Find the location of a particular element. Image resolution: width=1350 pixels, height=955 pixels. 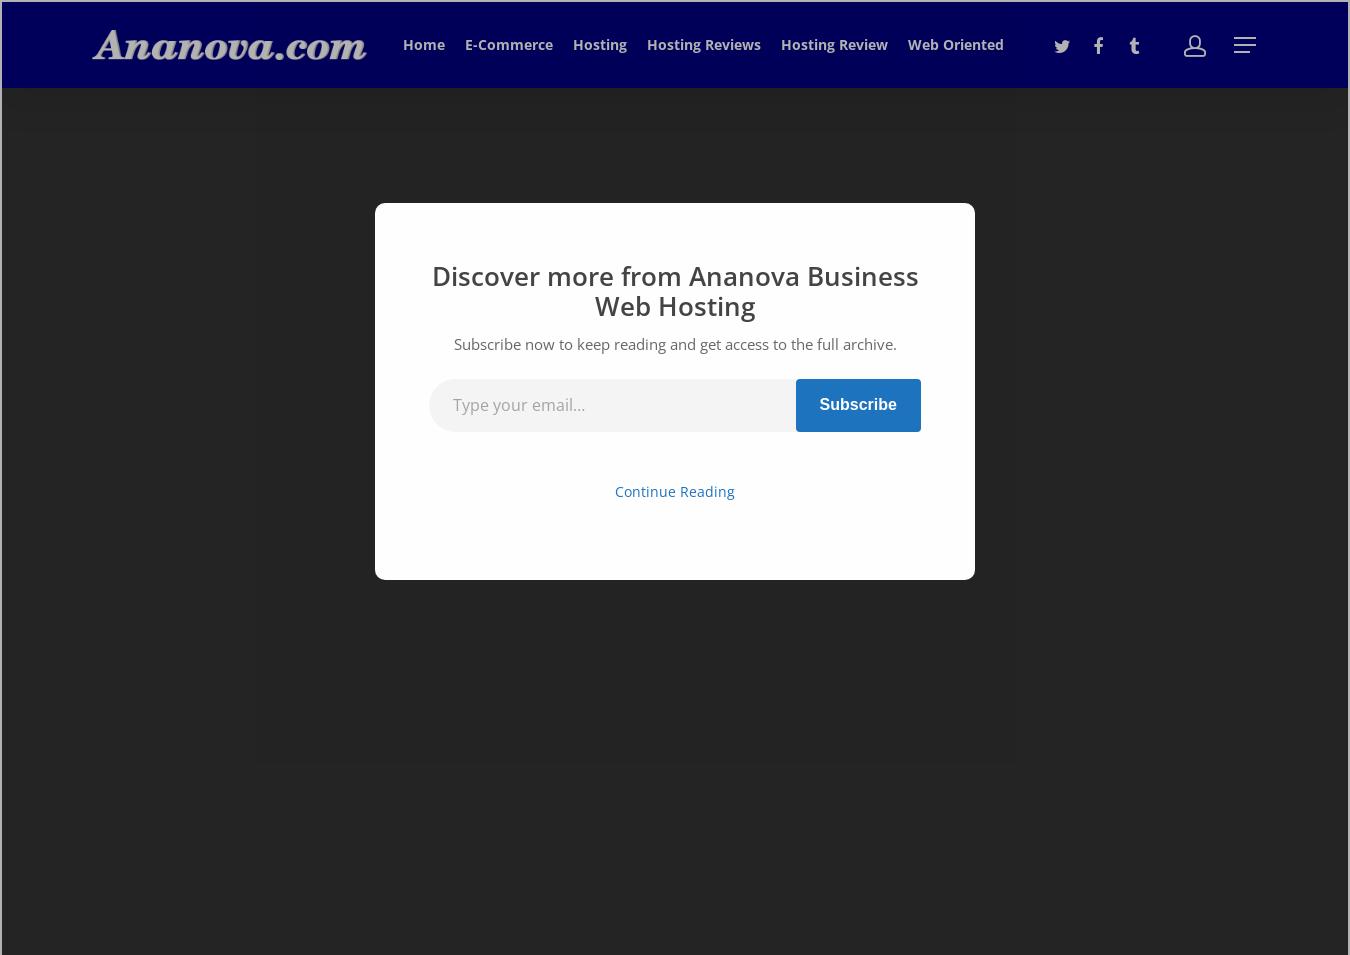

'Hosting' is located at coordinates (572, 43).